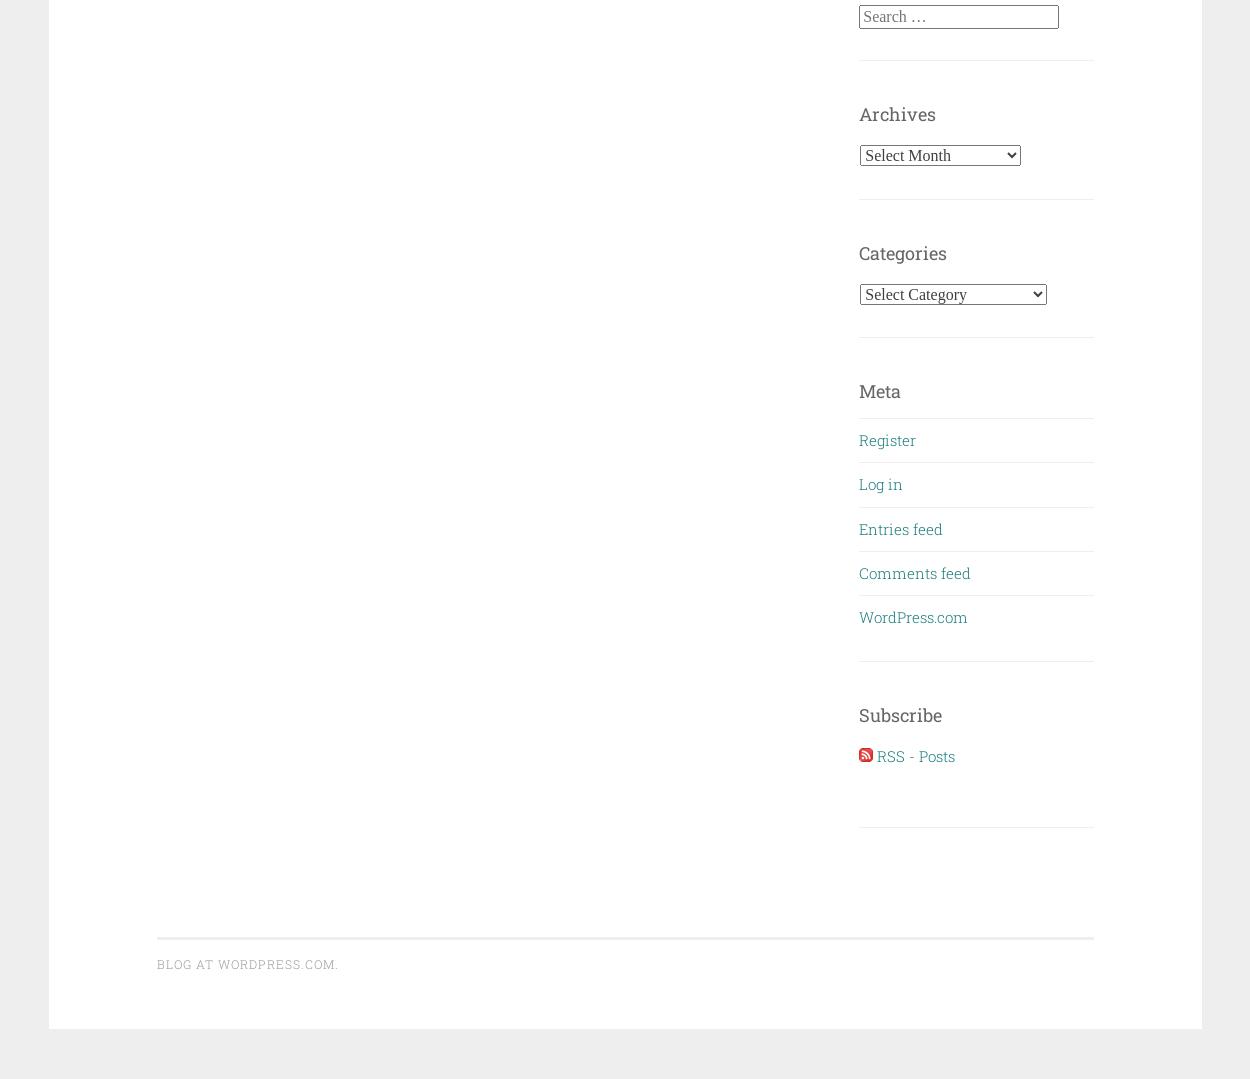 The image size is (1250, 1079). I want to click on 'RSS - Posts', so click(916, 755).